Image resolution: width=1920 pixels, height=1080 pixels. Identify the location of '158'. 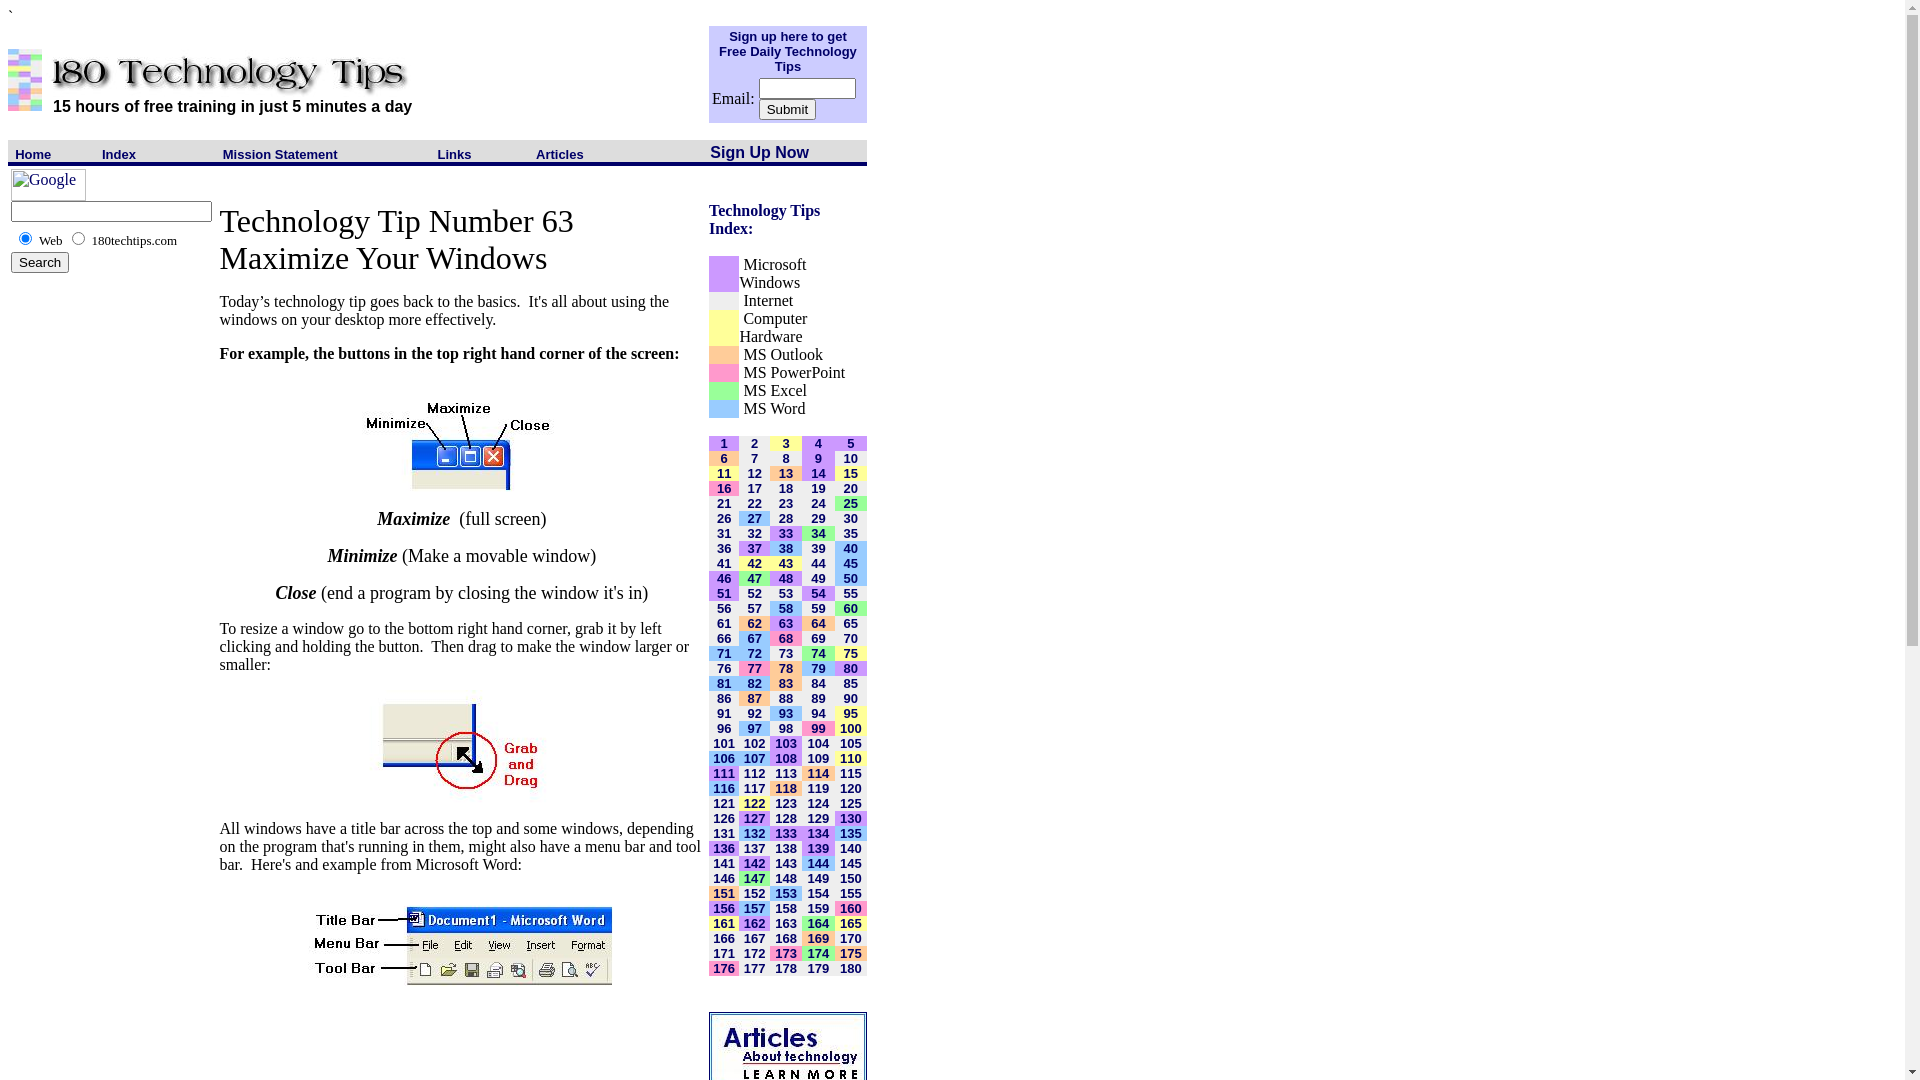
(785, 907).